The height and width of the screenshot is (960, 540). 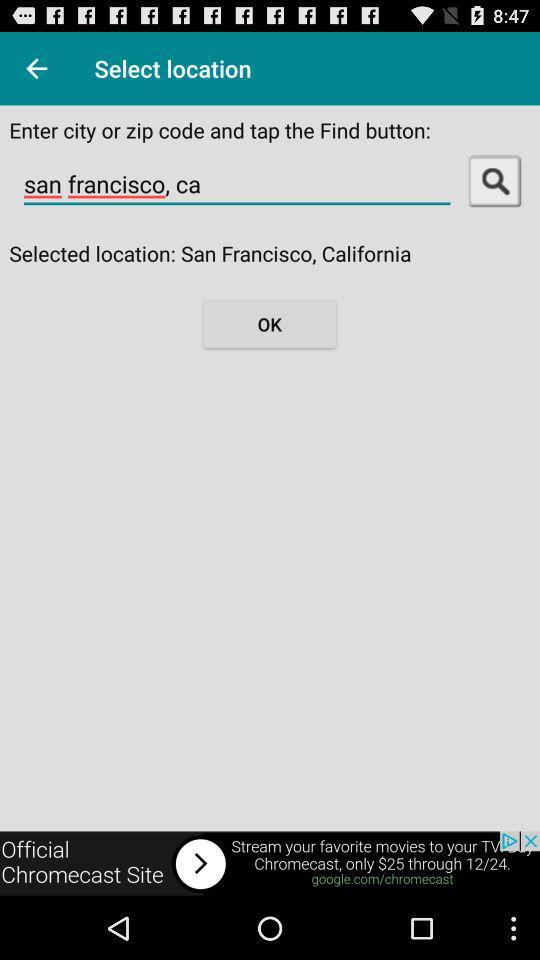 What do you see at coordinates (494, 179) in the screenshot?
I see `search page` at bounding box center [494, 179].